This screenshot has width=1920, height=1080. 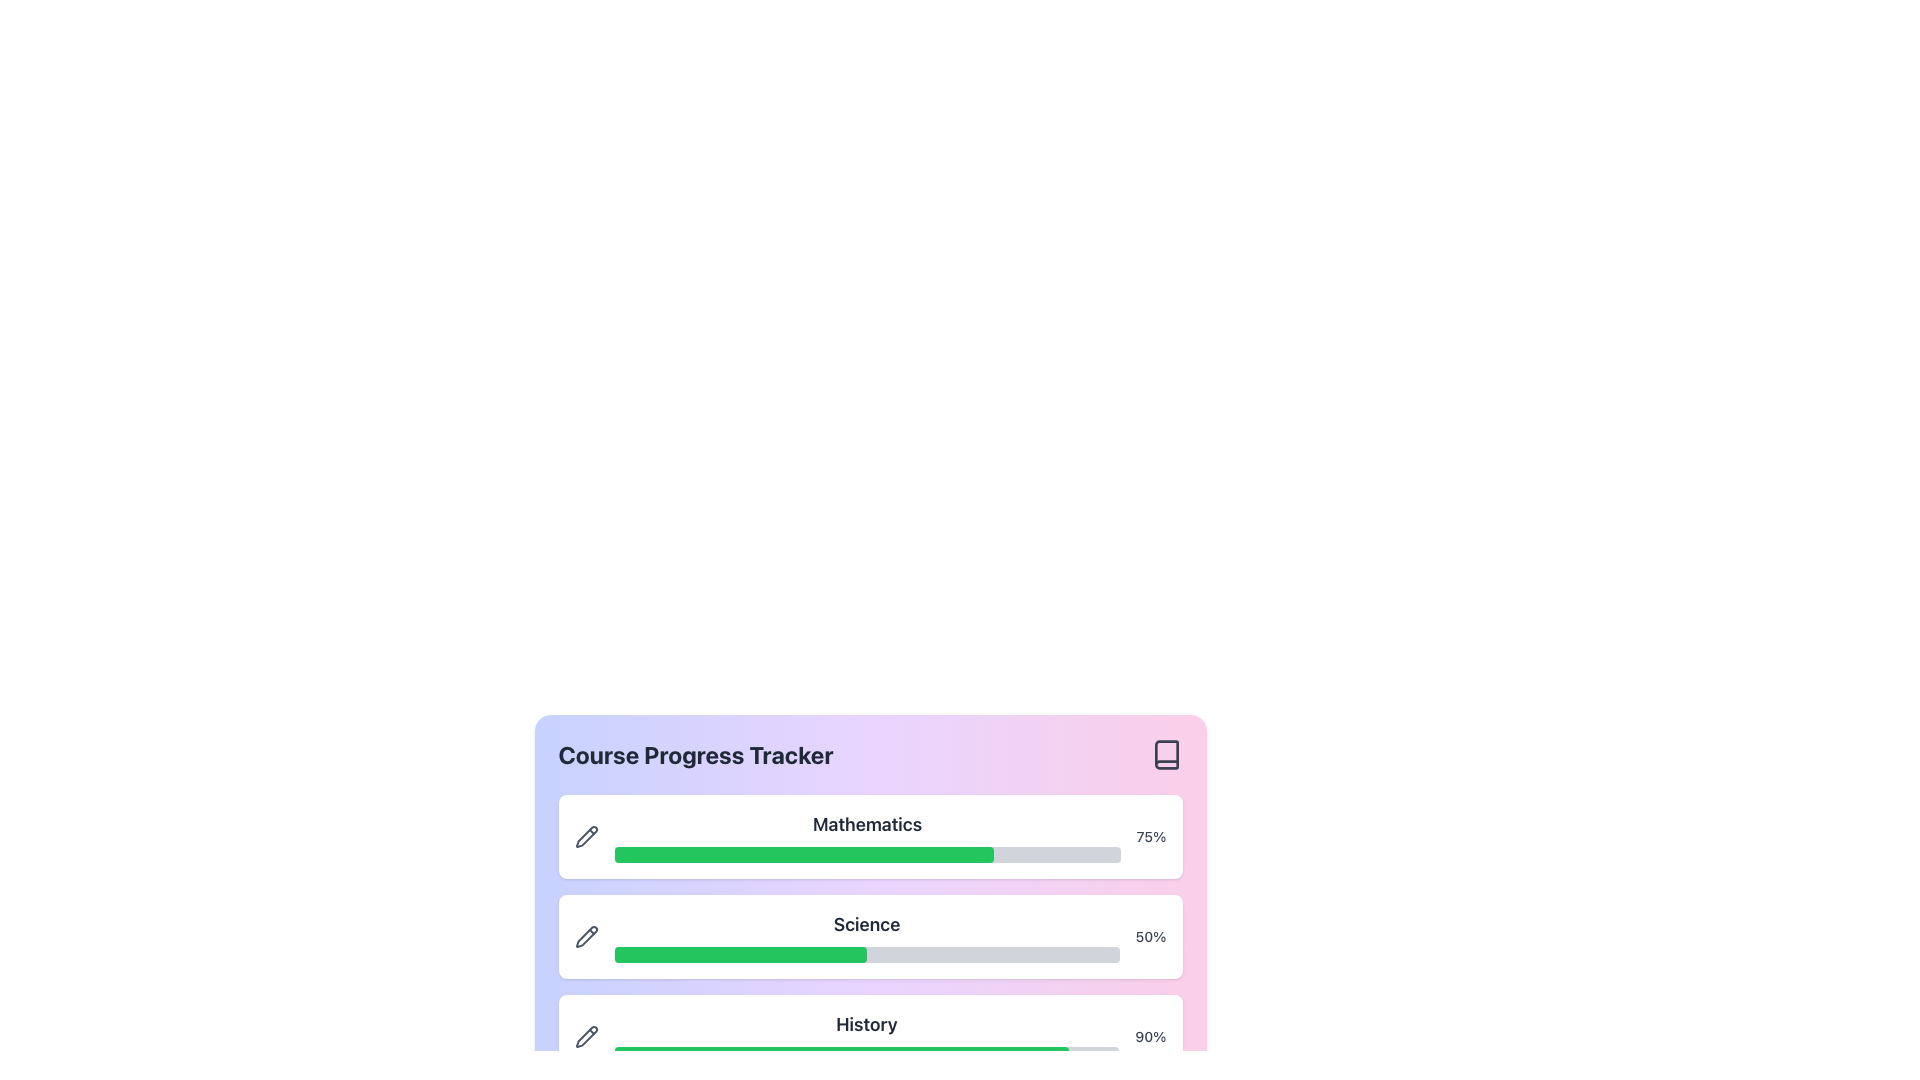 I want to click on completion level of the green progress bar located in the 'History' section of the progress tracker widget, which is styled with rounded edges and displays a percentage indicator on the right, so click(x=841, y=1054).